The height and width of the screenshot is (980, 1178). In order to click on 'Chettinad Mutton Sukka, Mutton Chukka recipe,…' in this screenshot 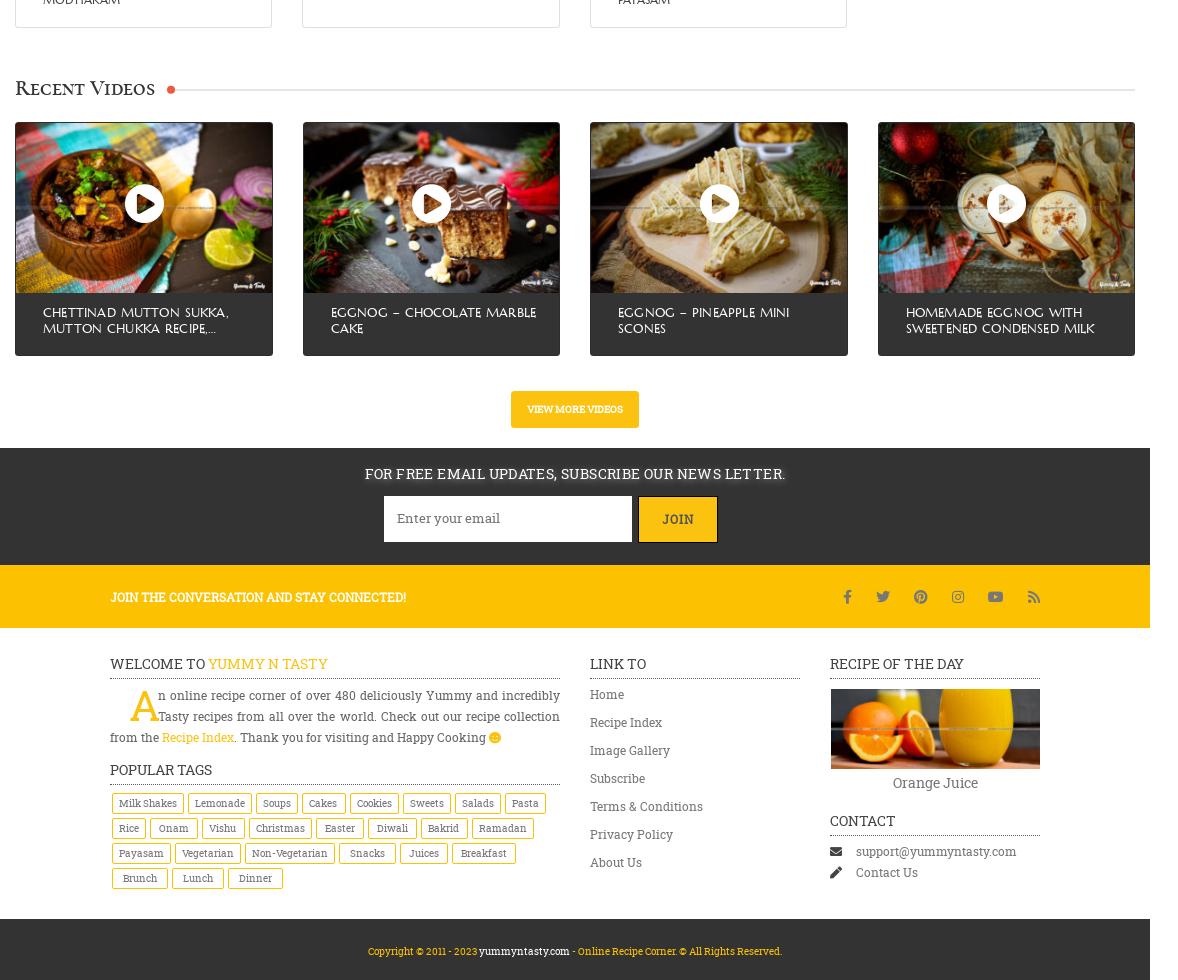, I will do `click(134, 319)`.